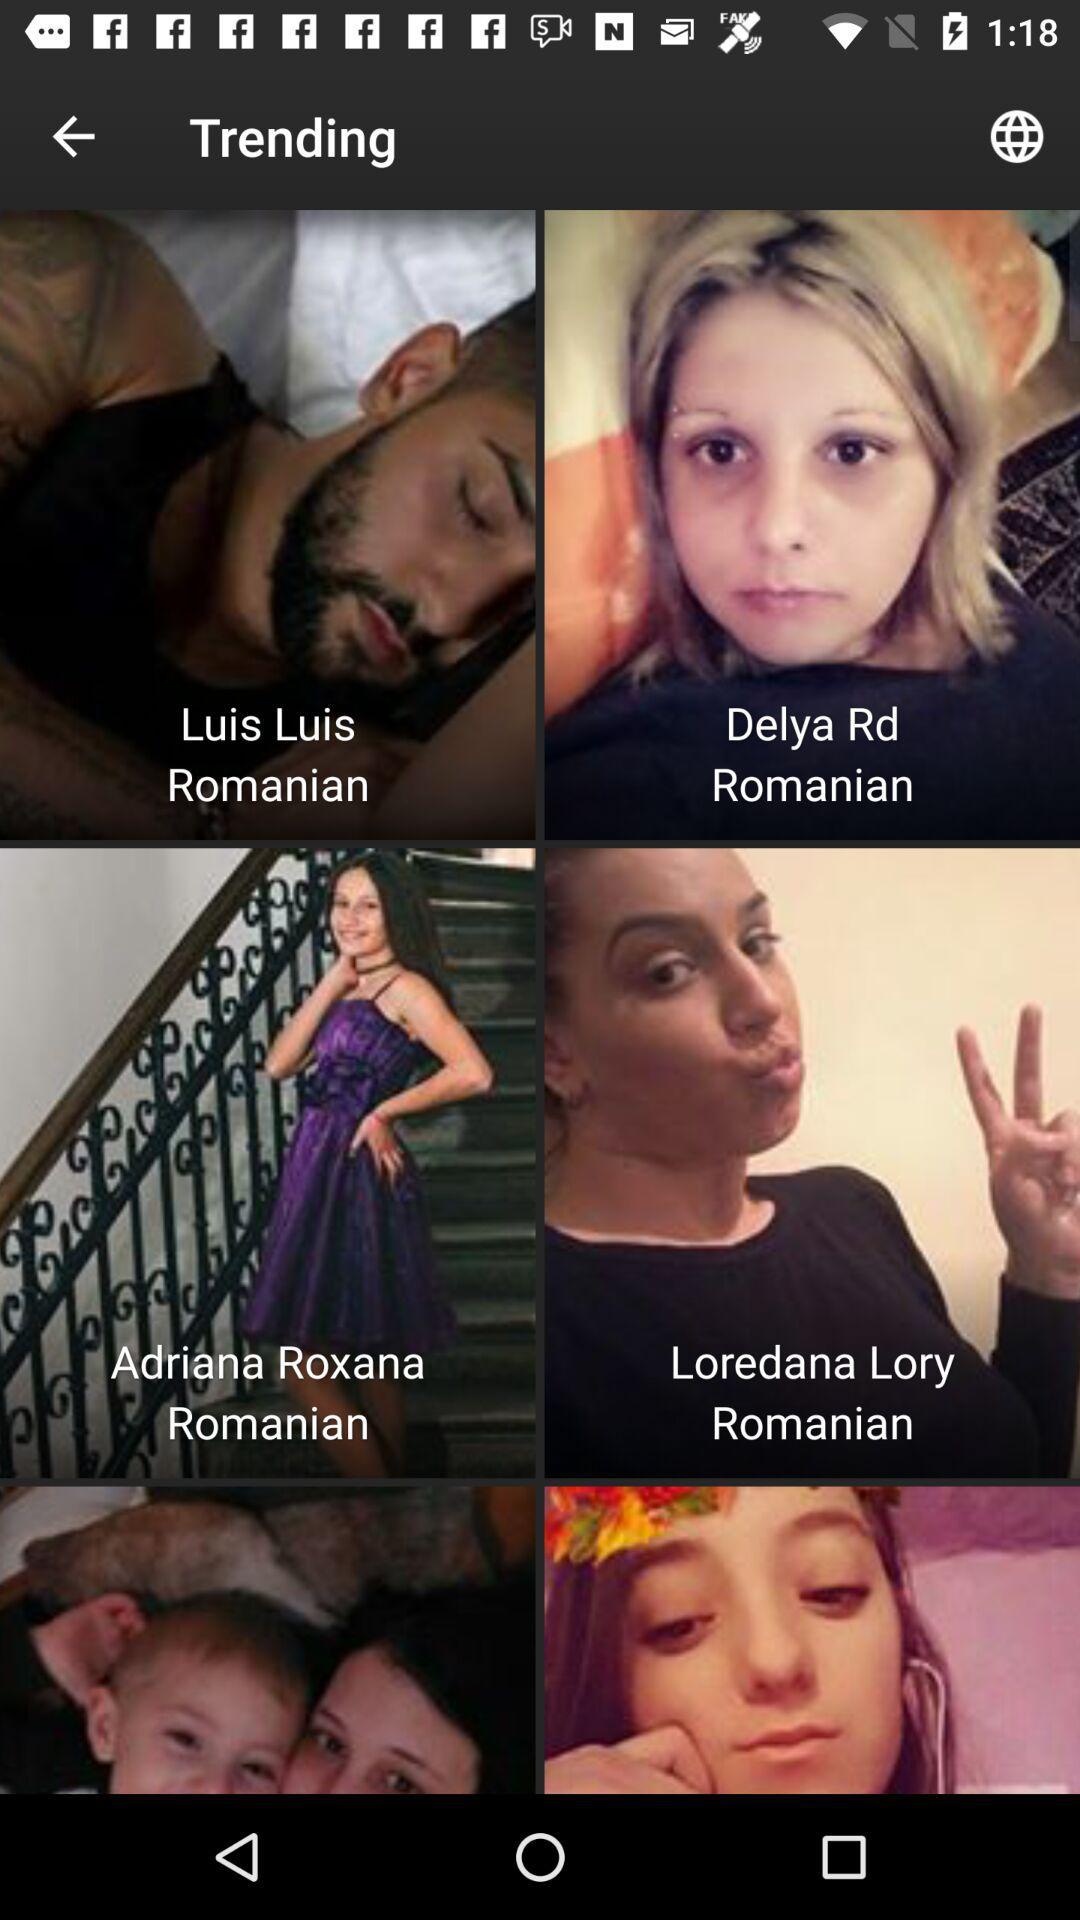 Image resolution: width=1080 pixels, height=1920 pixels. Describe the element at coordinates (72, 135) in the screenshot. I see `the icon to the left of trending item` at that location.